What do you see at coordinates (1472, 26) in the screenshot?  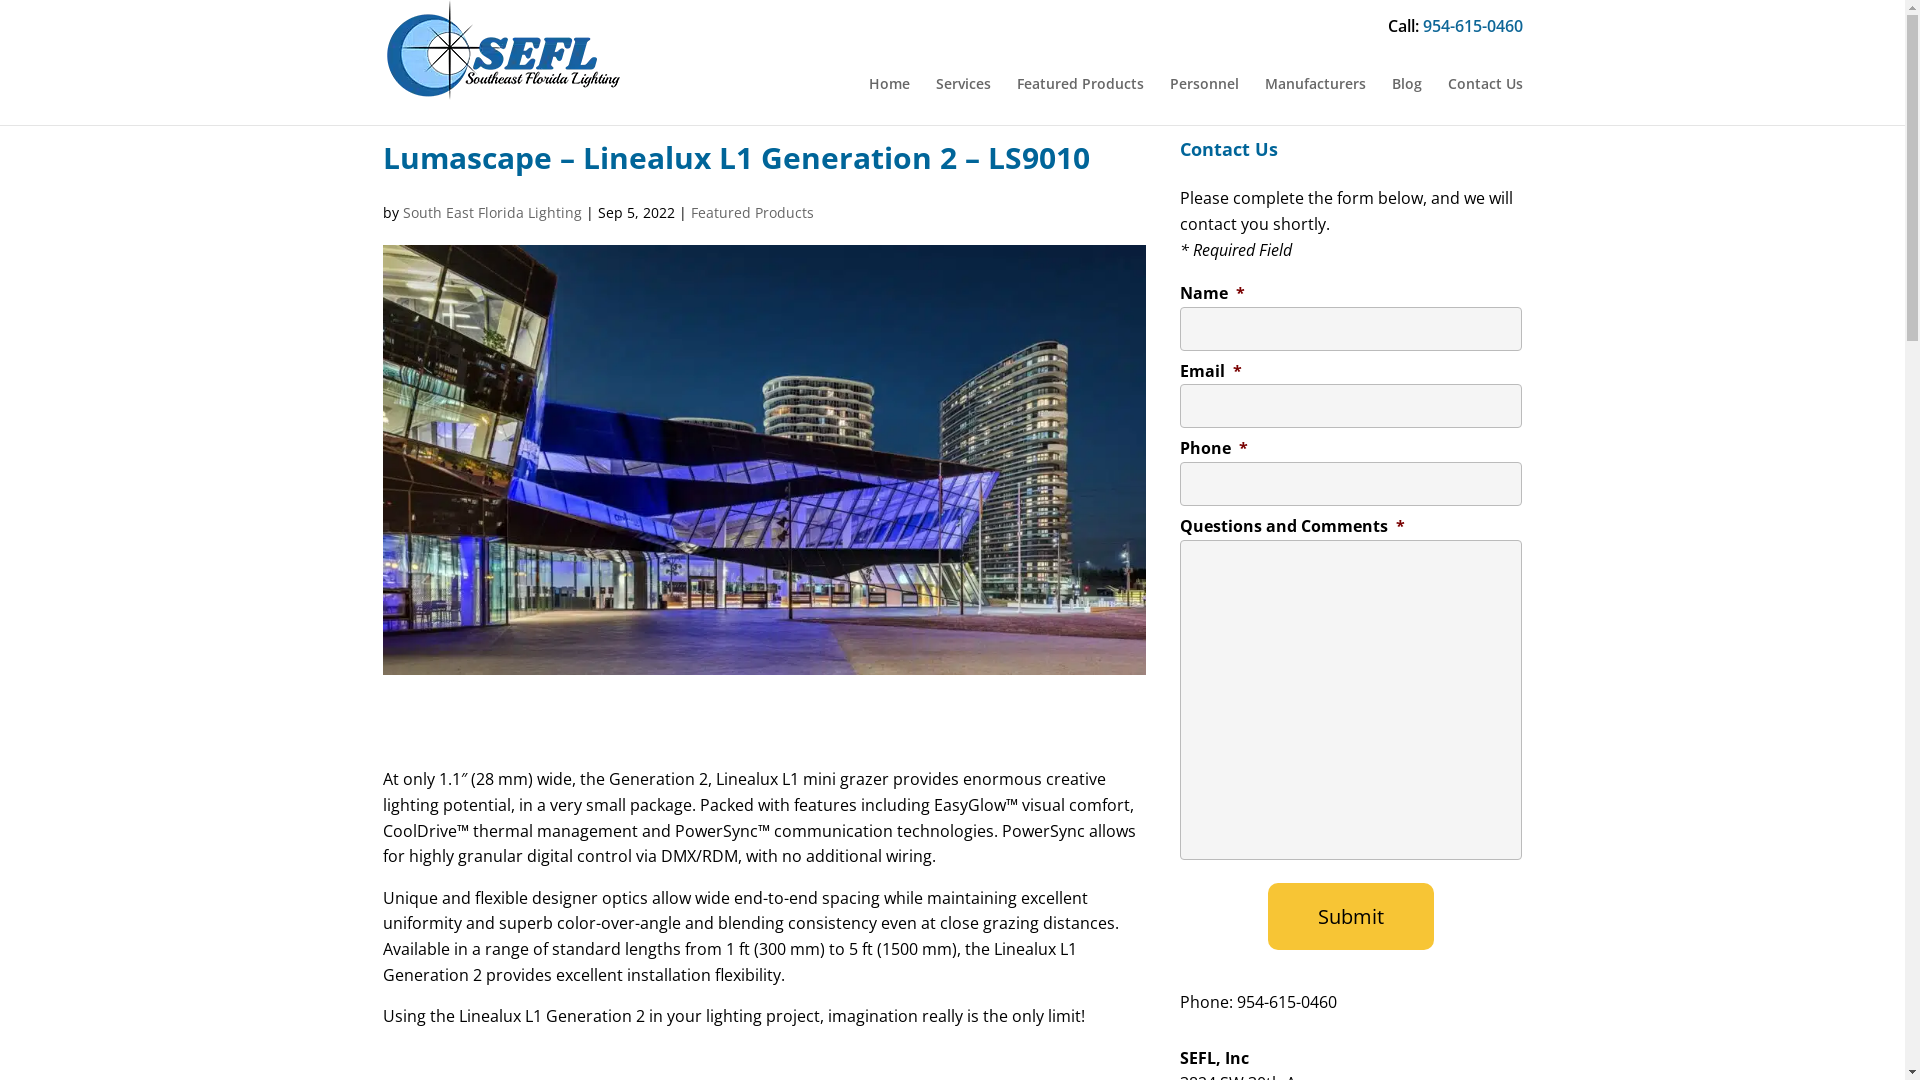 I see `'954-615-0460'` at bounding box center [1472, 26].